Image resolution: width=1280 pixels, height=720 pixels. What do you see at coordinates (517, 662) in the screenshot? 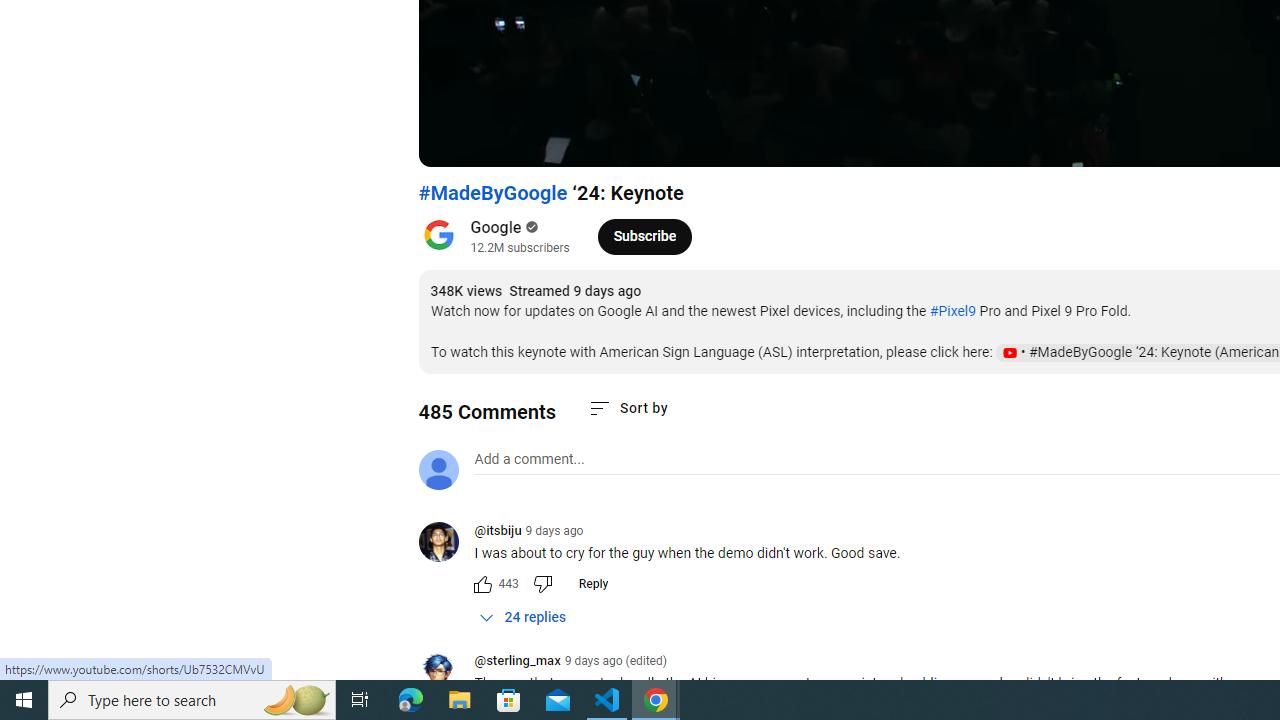
I see `'@sterling_max'` at bounding box center [517, 662].